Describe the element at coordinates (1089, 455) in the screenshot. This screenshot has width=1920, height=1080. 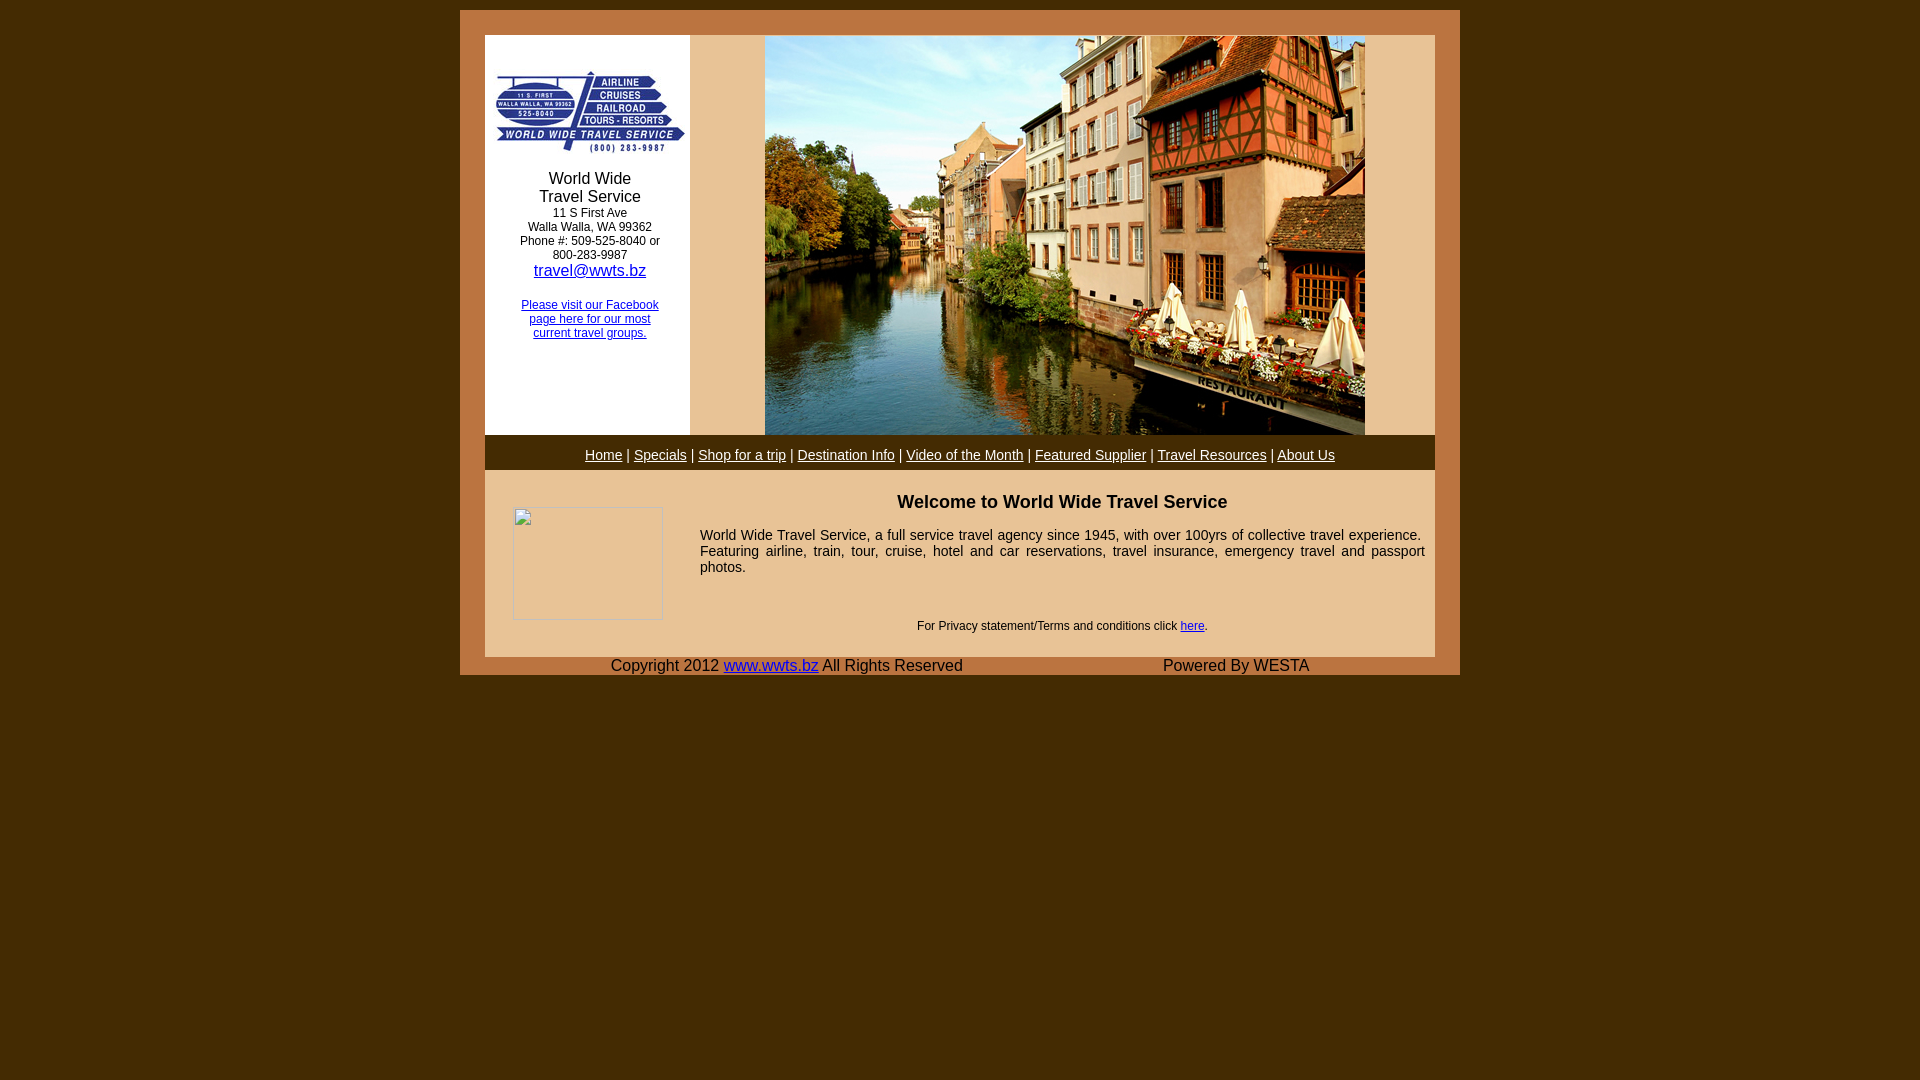
I see `'Featured Supplier'` at that location.